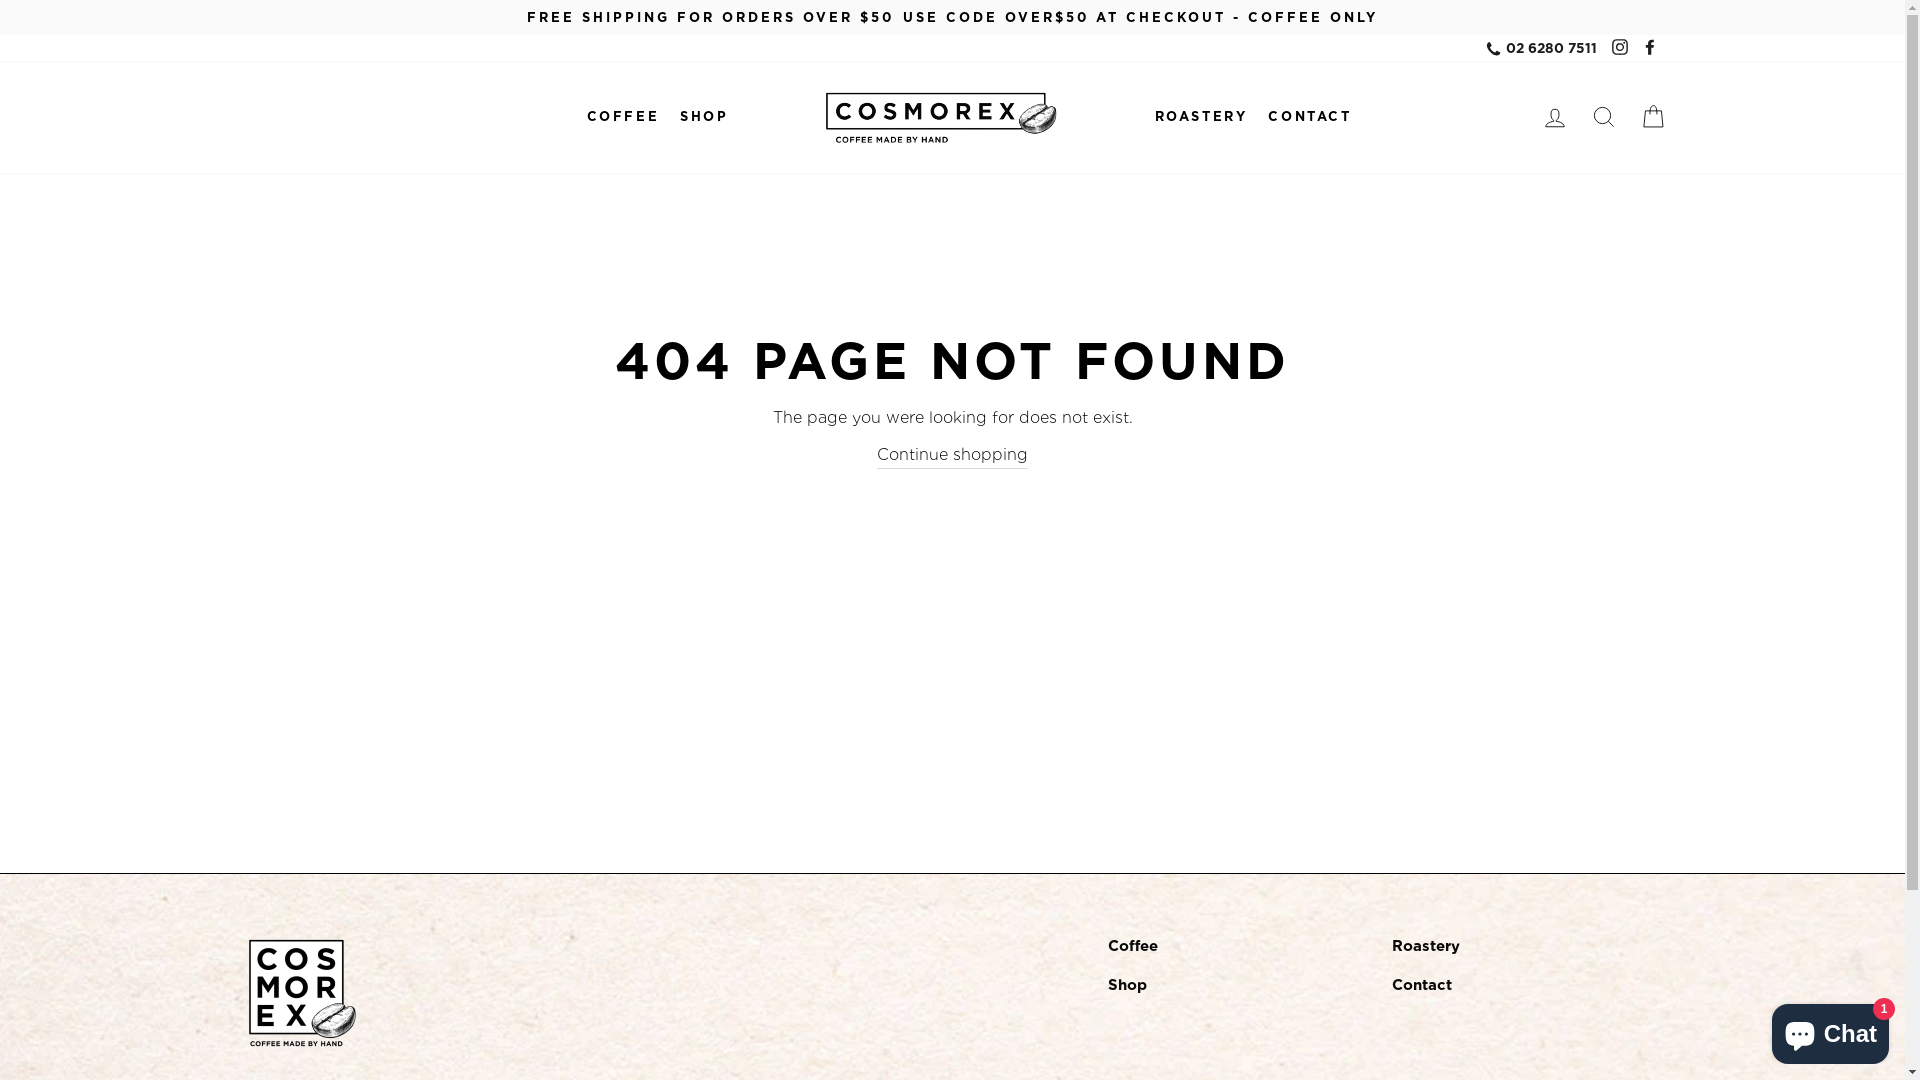  Describe the element at coordinates (622, 116) in the screenshot. I see `'COFFEE'` at that location.